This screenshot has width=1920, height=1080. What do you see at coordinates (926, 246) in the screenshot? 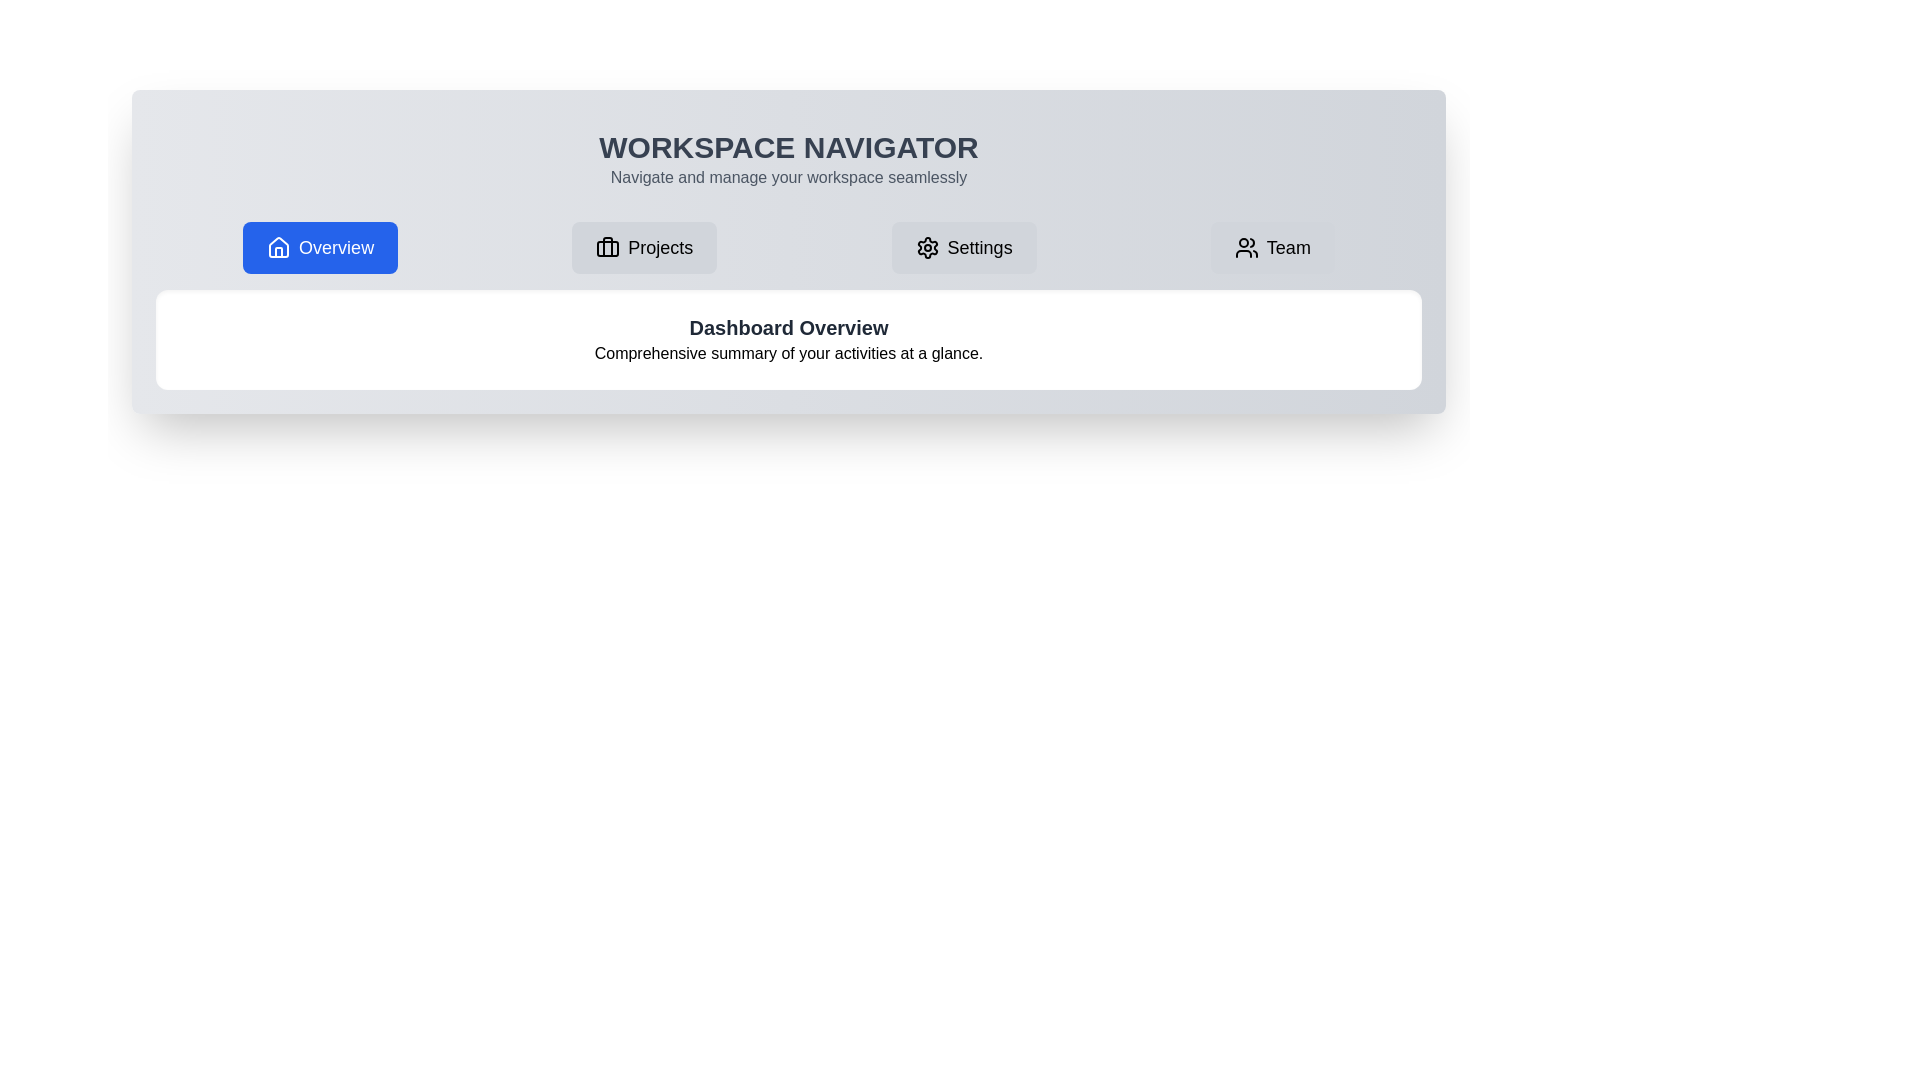
I see `the gear-like settings icon located in the 'Settings' section of the navigation bar` at bounding box center [926, 246].